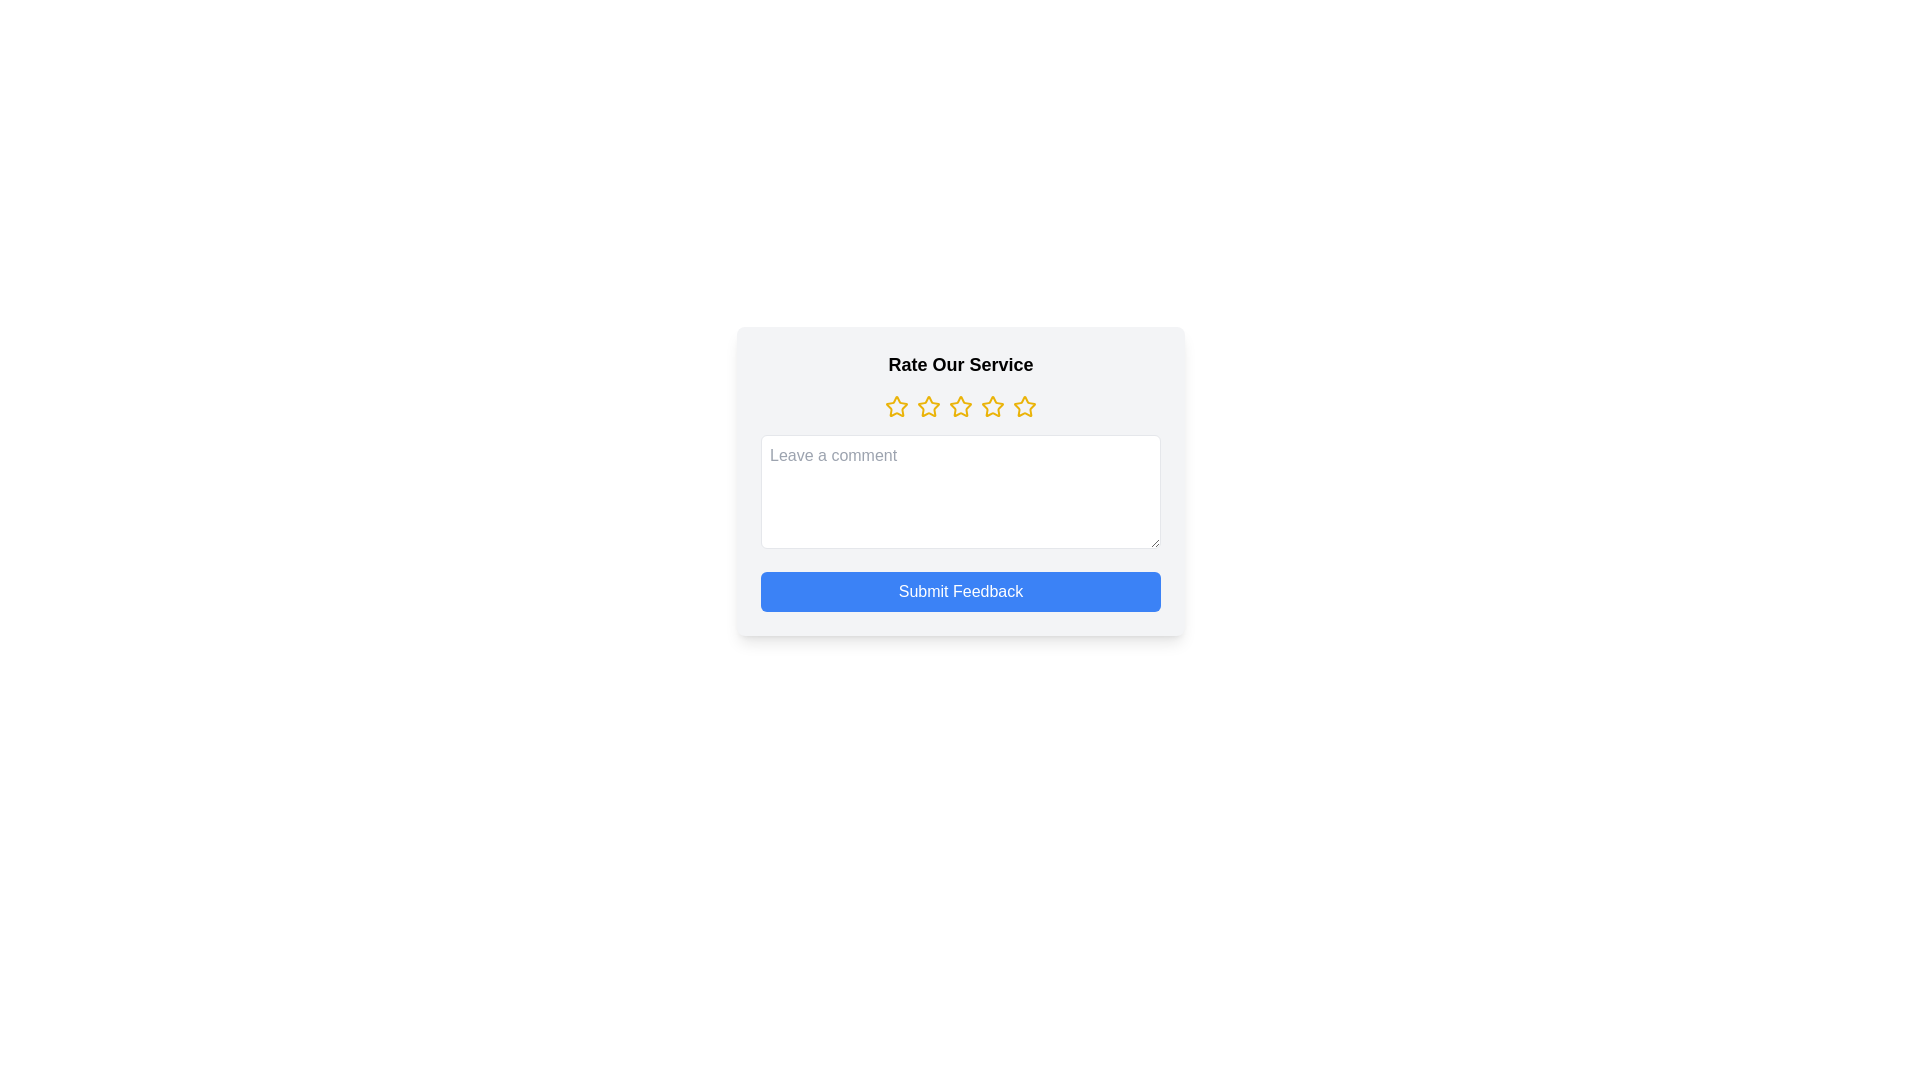 This screenshot has width=1920, height=1080. I want to click on the first yellow outlined star icon in the rating section to rate our service, so click(896, 405).